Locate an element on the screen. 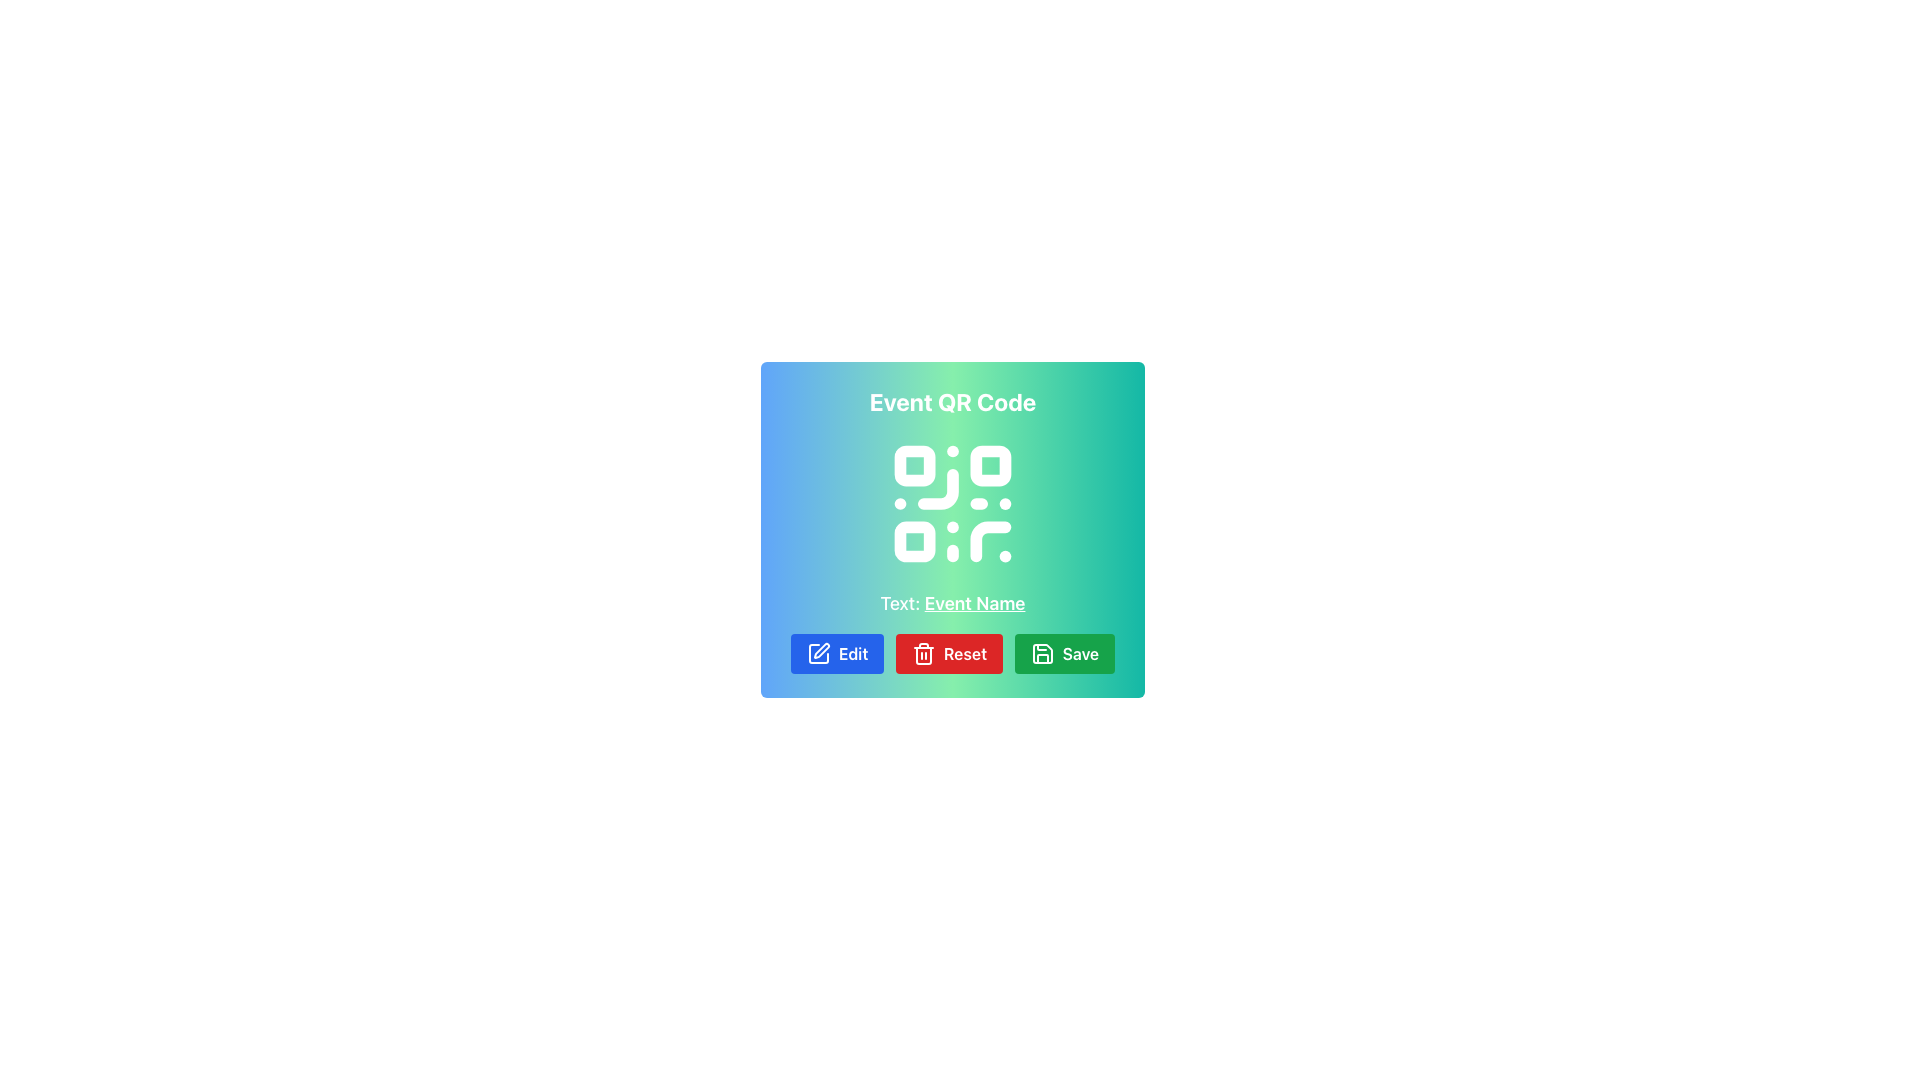 This screenshot has height=1080, width=1920. the floppy disk icon within the 'Save' button is located at coordinates (1041, 654).